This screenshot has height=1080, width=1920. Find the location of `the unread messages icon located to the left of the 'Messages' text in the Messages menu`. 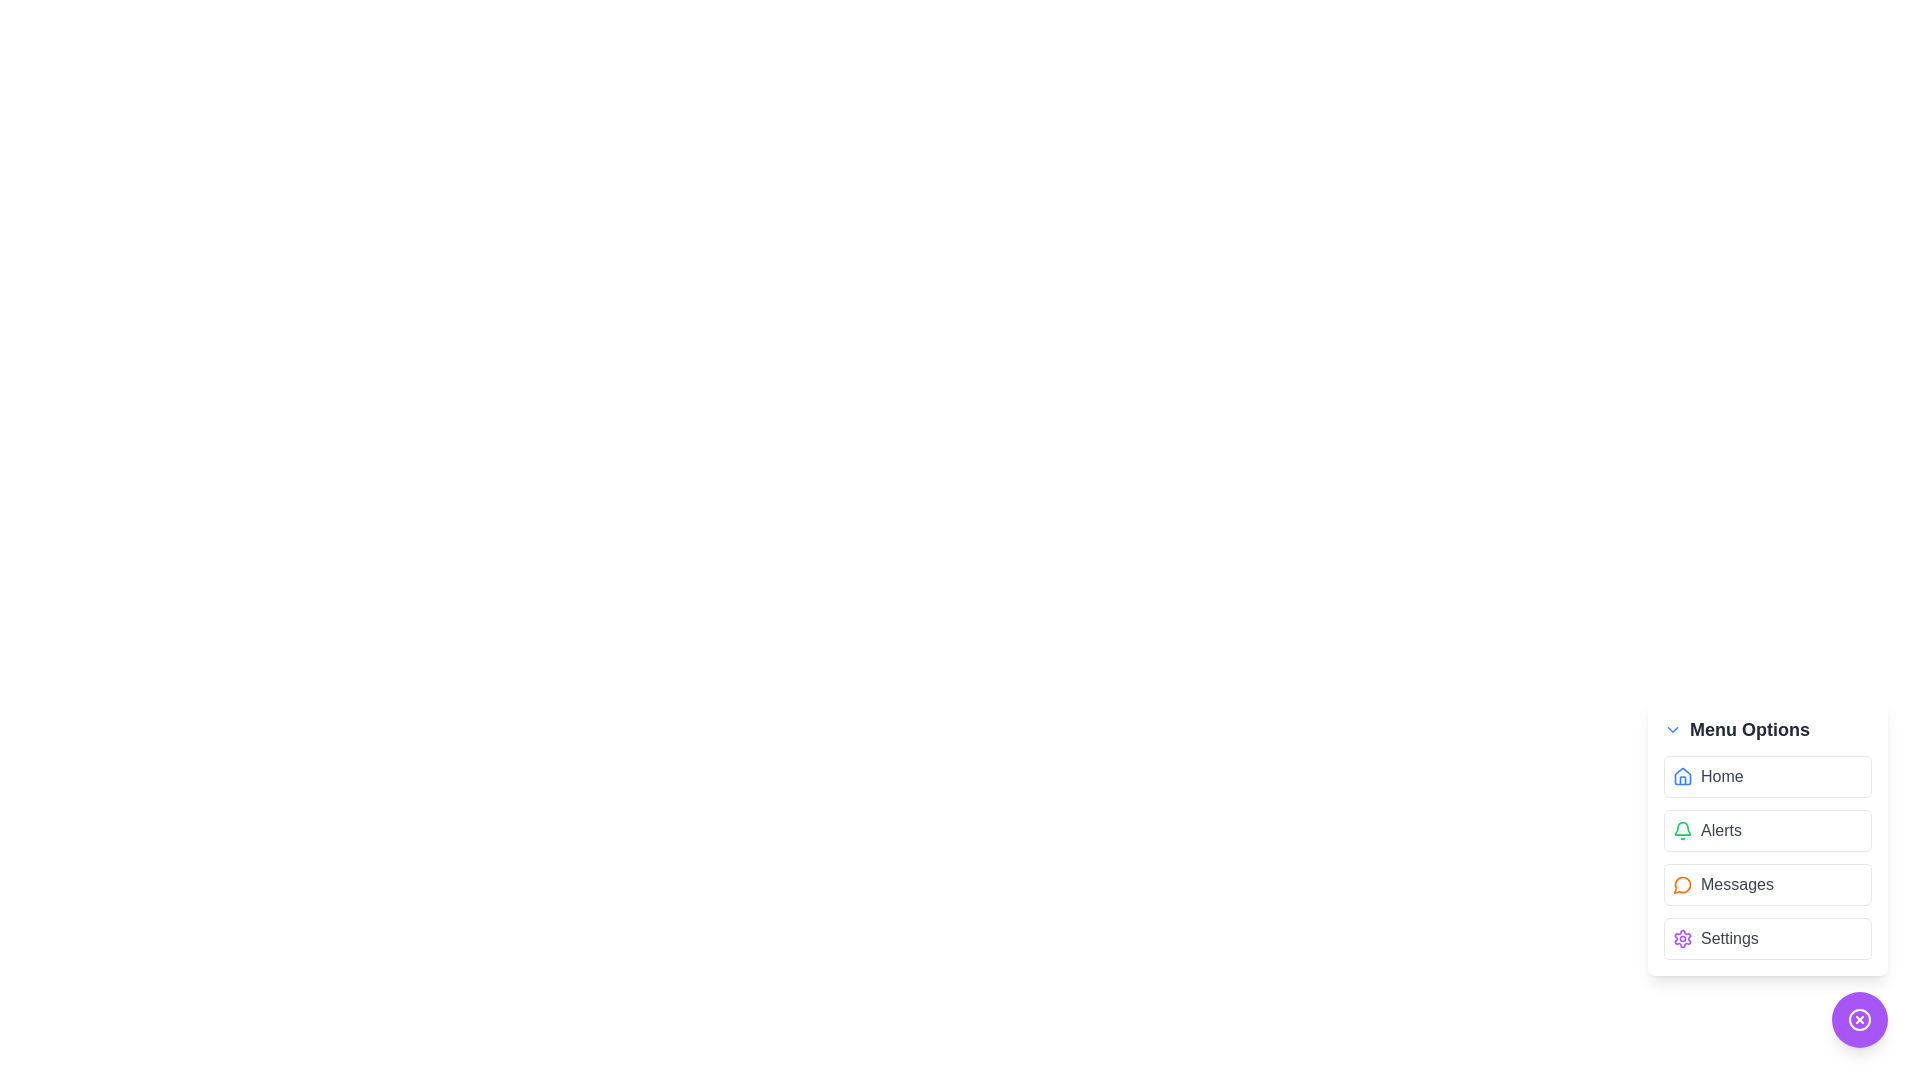

the unread messages icon located to the left of the 'Messages' text in the Messages menu is located at coordinates (1682, 883).